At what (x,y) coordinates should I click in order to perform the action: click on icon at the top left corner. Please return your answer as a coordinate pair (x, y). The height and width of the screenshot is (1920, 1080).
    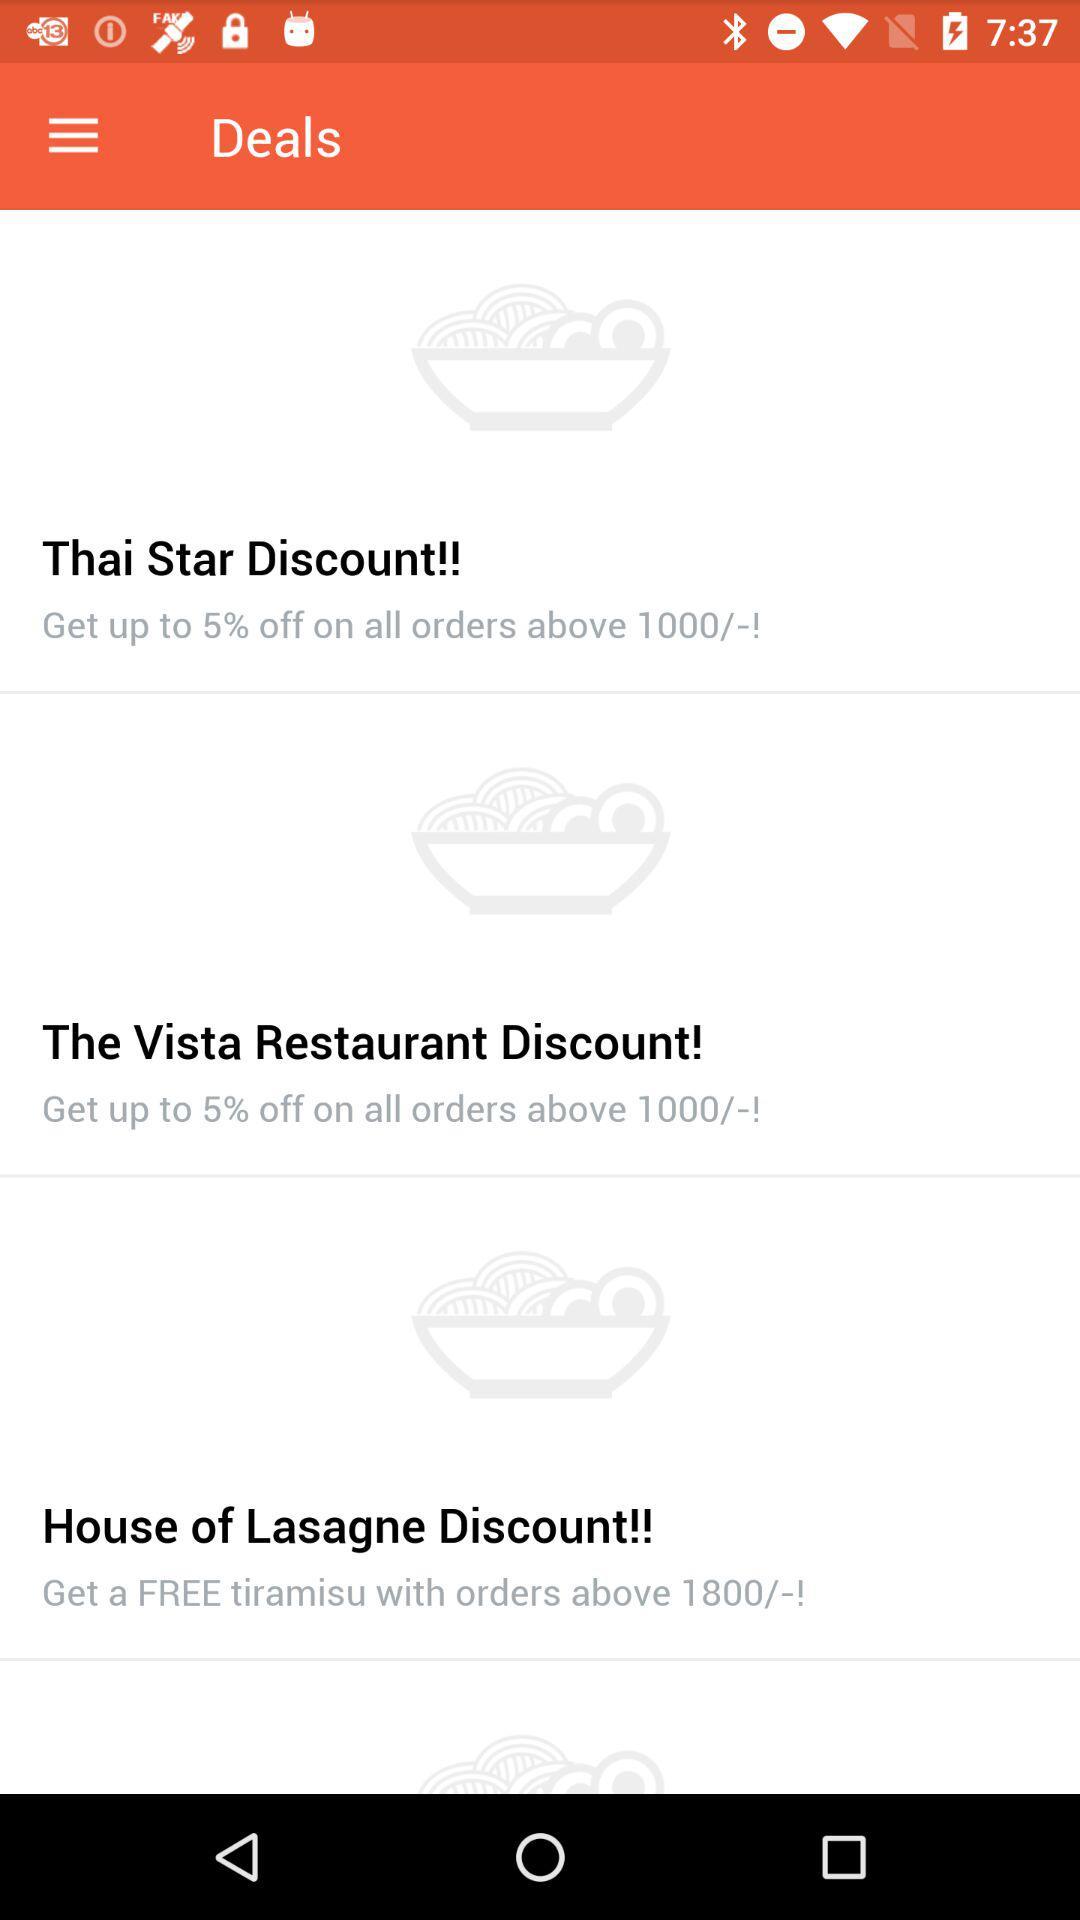
    Looking at the image, I should click on (72, 135).